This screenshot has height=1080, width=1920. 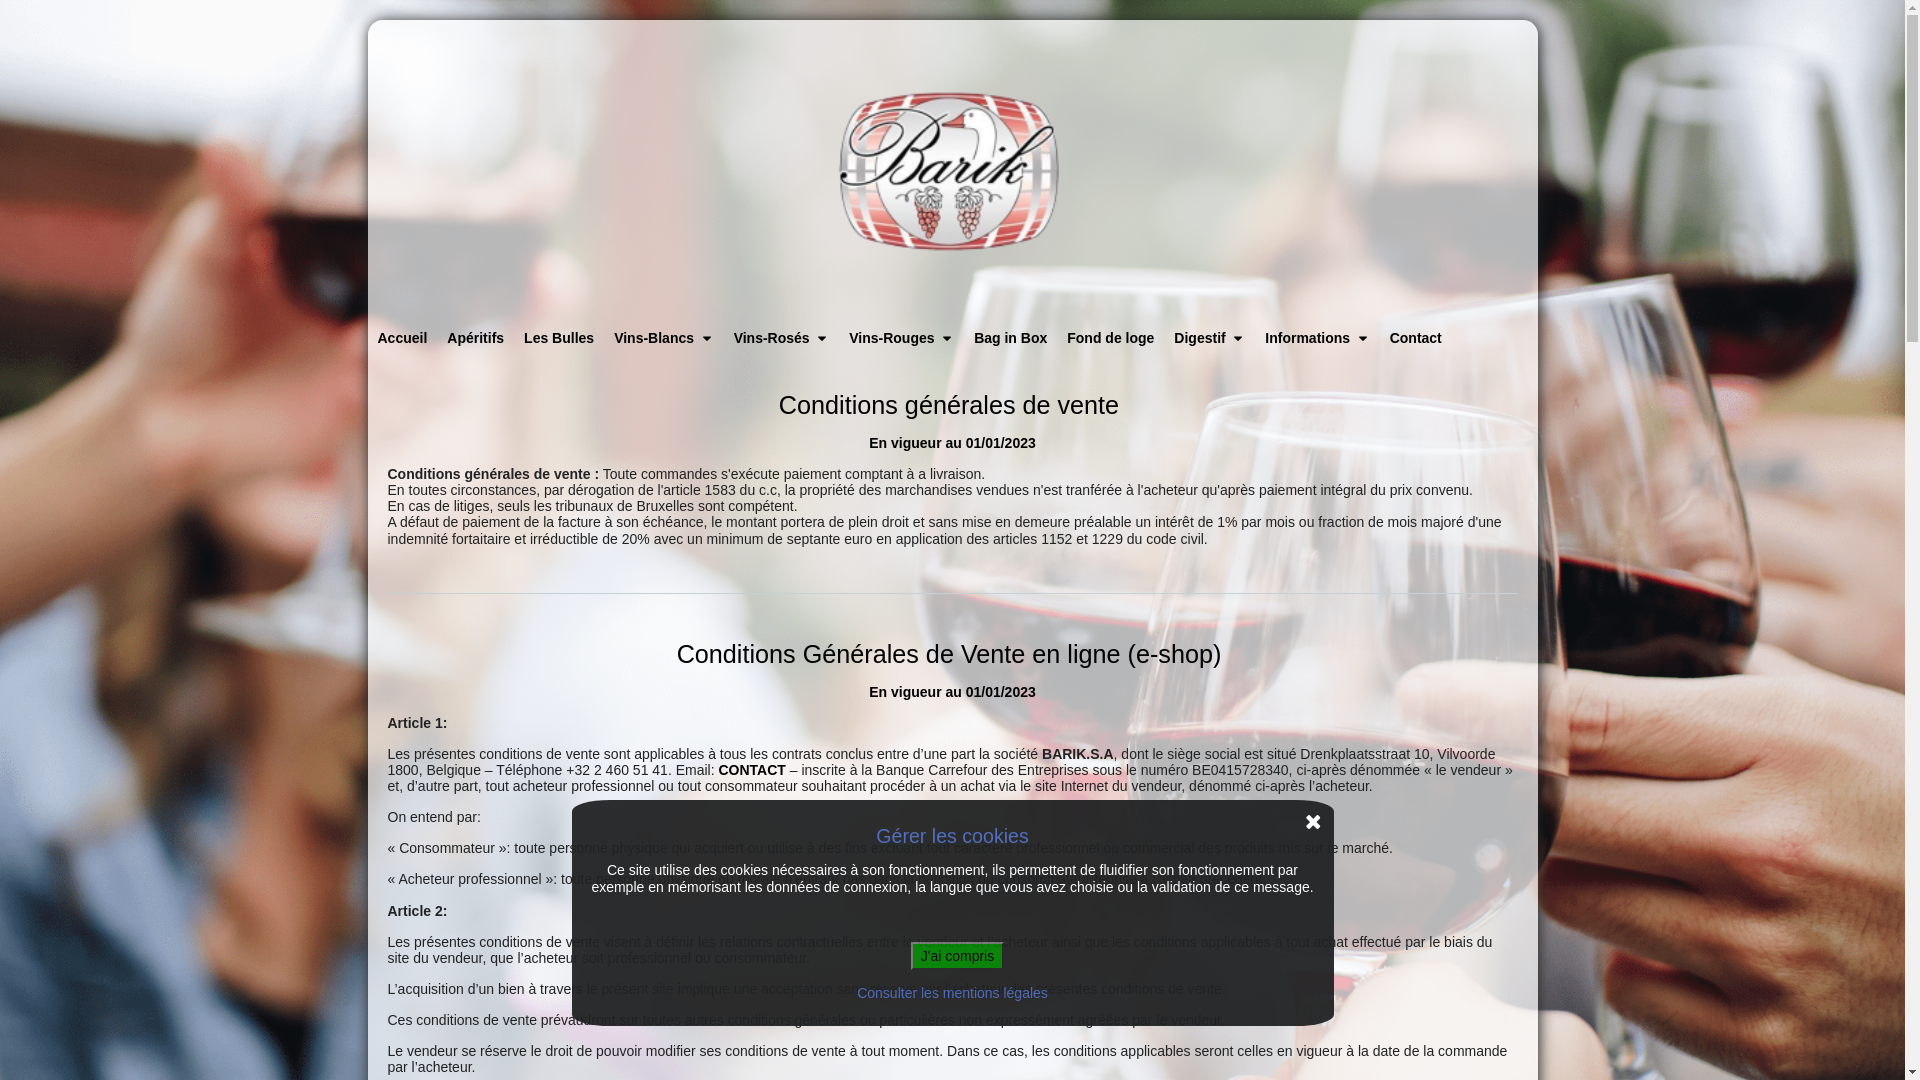 What do you see at coordinates (402, 337) in the screenshot?
I see `'Accueil'` at bounding box center [402, 337].